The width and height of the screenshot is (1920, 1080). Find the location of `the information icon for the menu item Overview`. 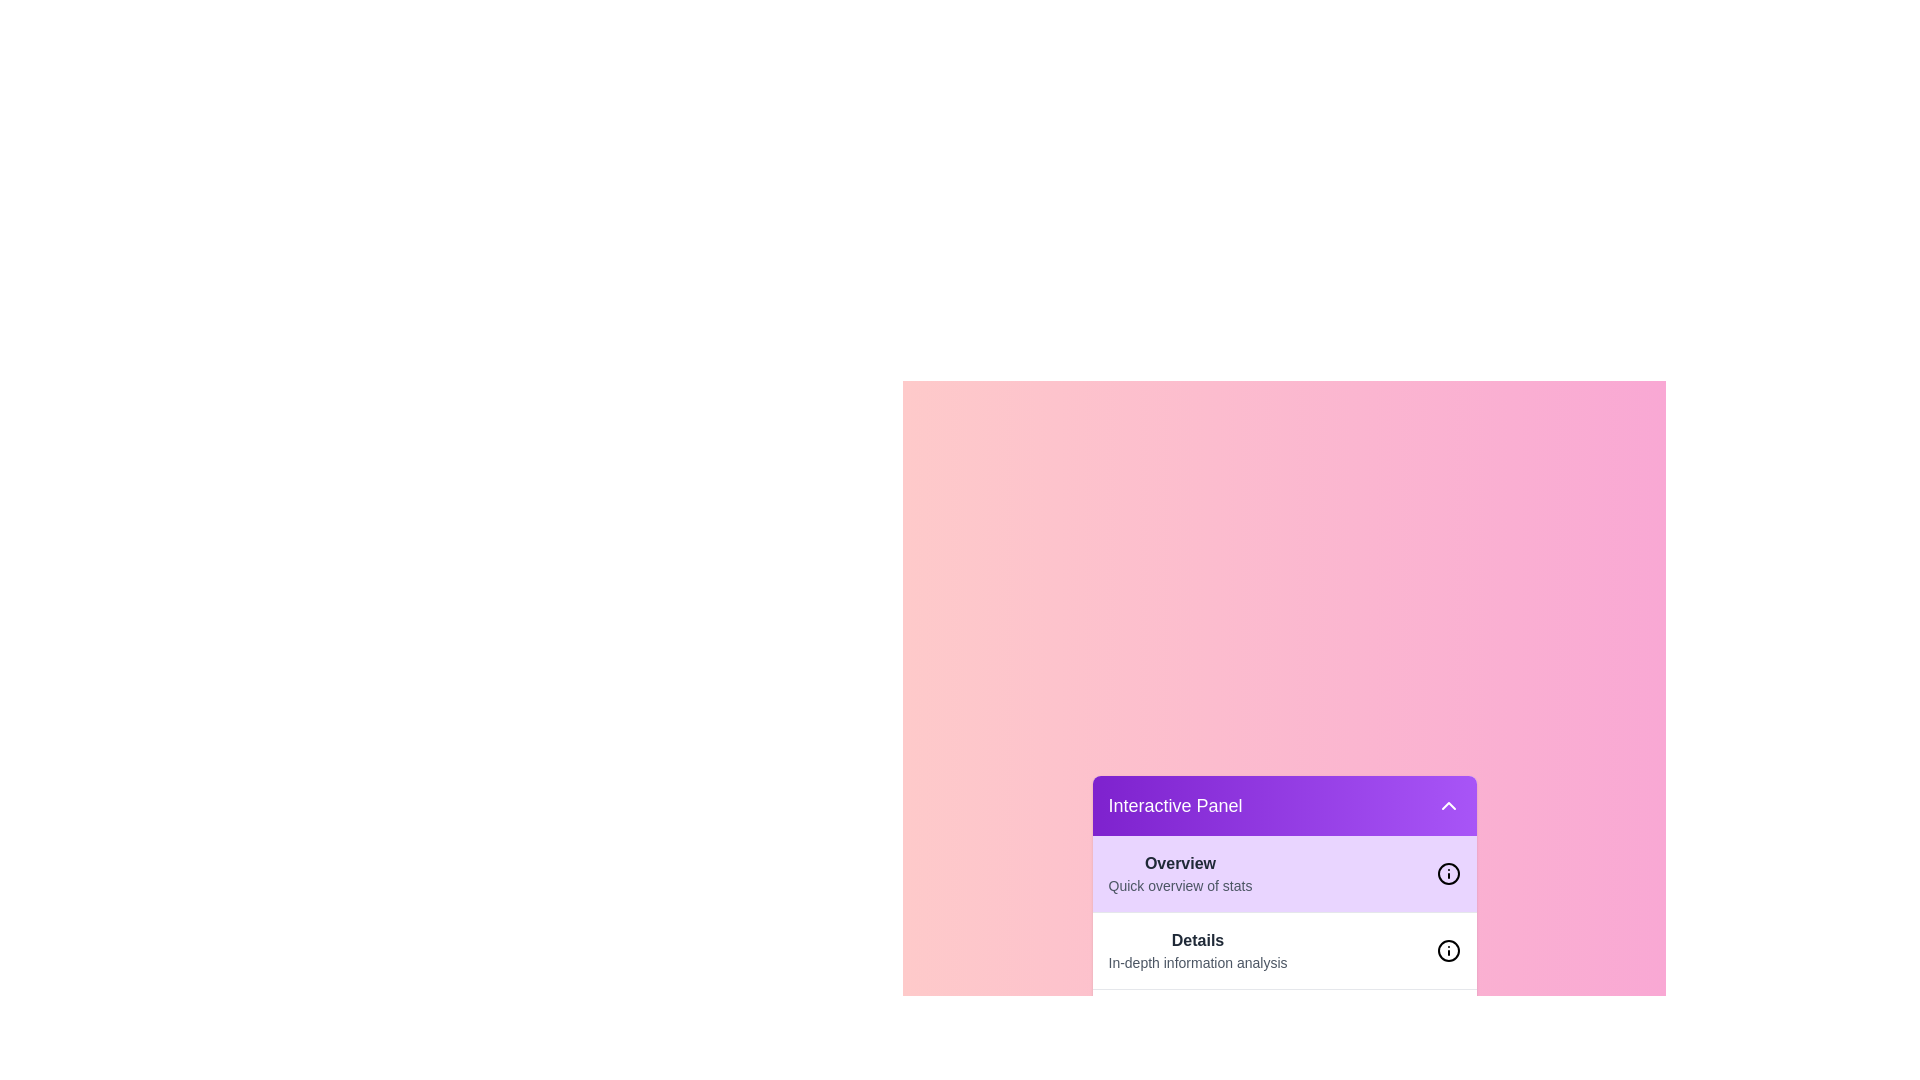

the information icon for the menu item Overview is located at coordinates (1448, 873).